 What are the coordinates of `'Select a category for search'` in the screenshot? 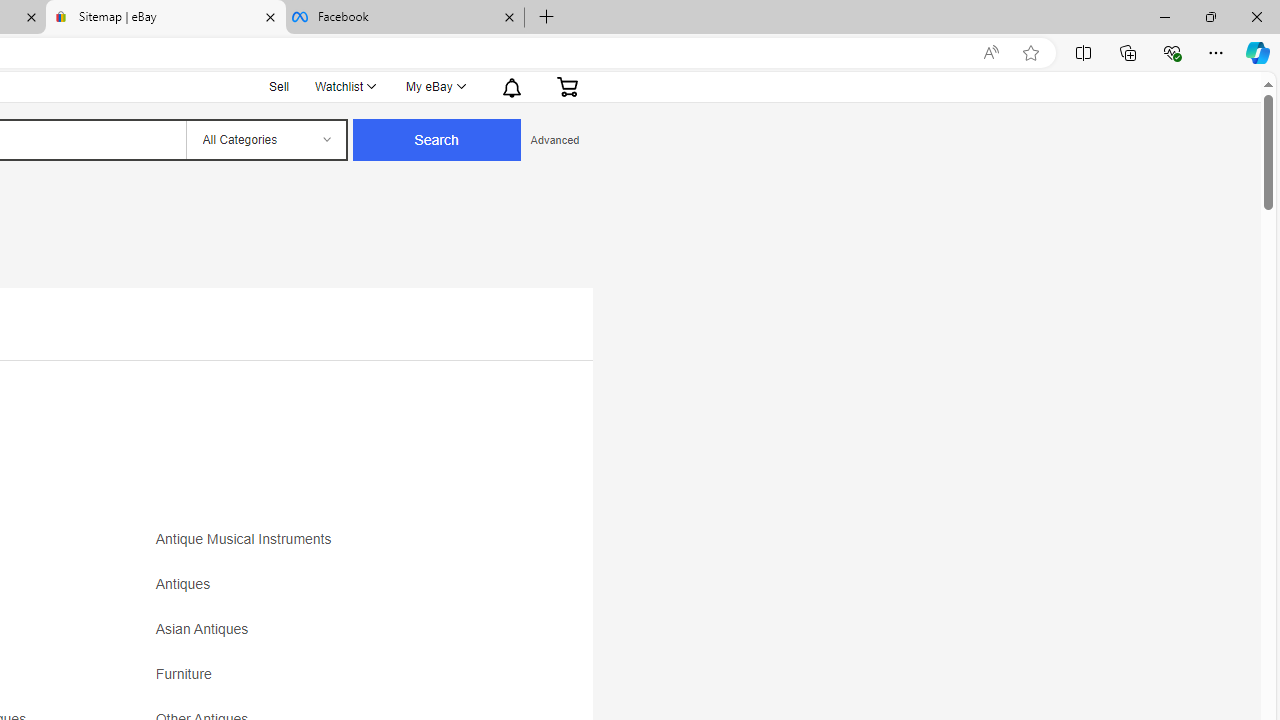 It's located at (264, 139).